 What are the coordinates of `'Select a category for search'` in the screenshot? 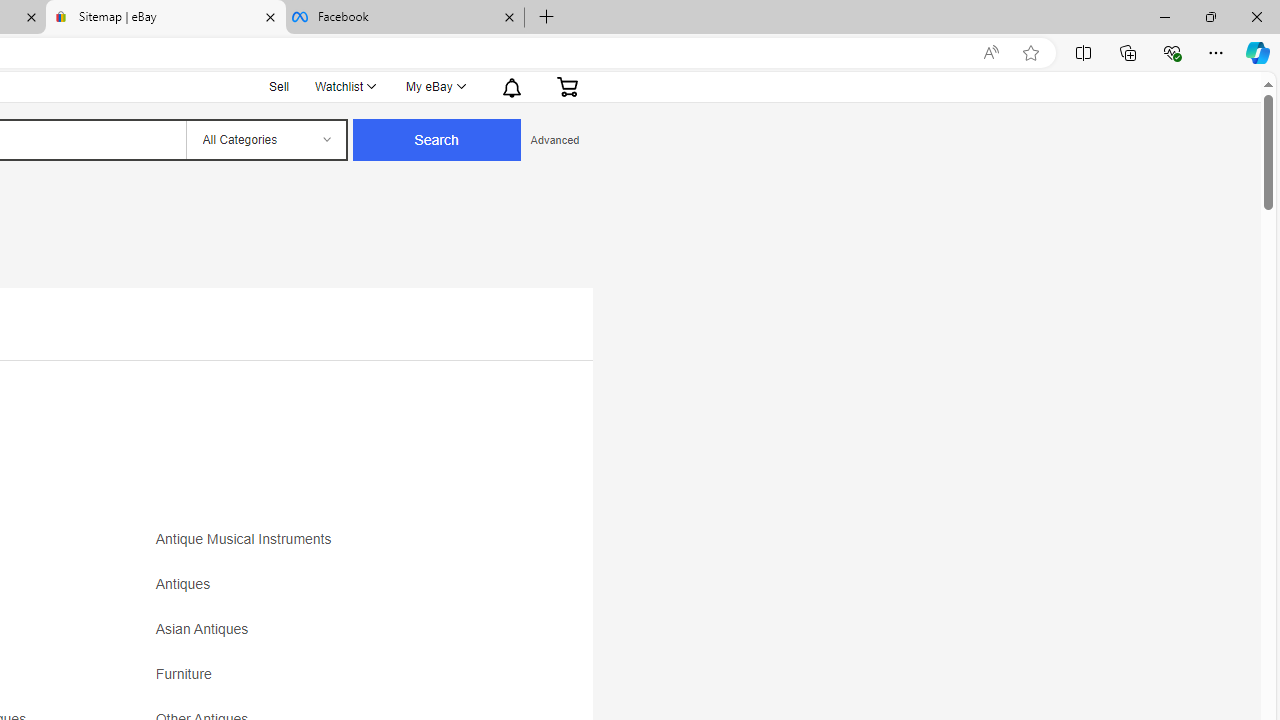 It's located at (264, 139).